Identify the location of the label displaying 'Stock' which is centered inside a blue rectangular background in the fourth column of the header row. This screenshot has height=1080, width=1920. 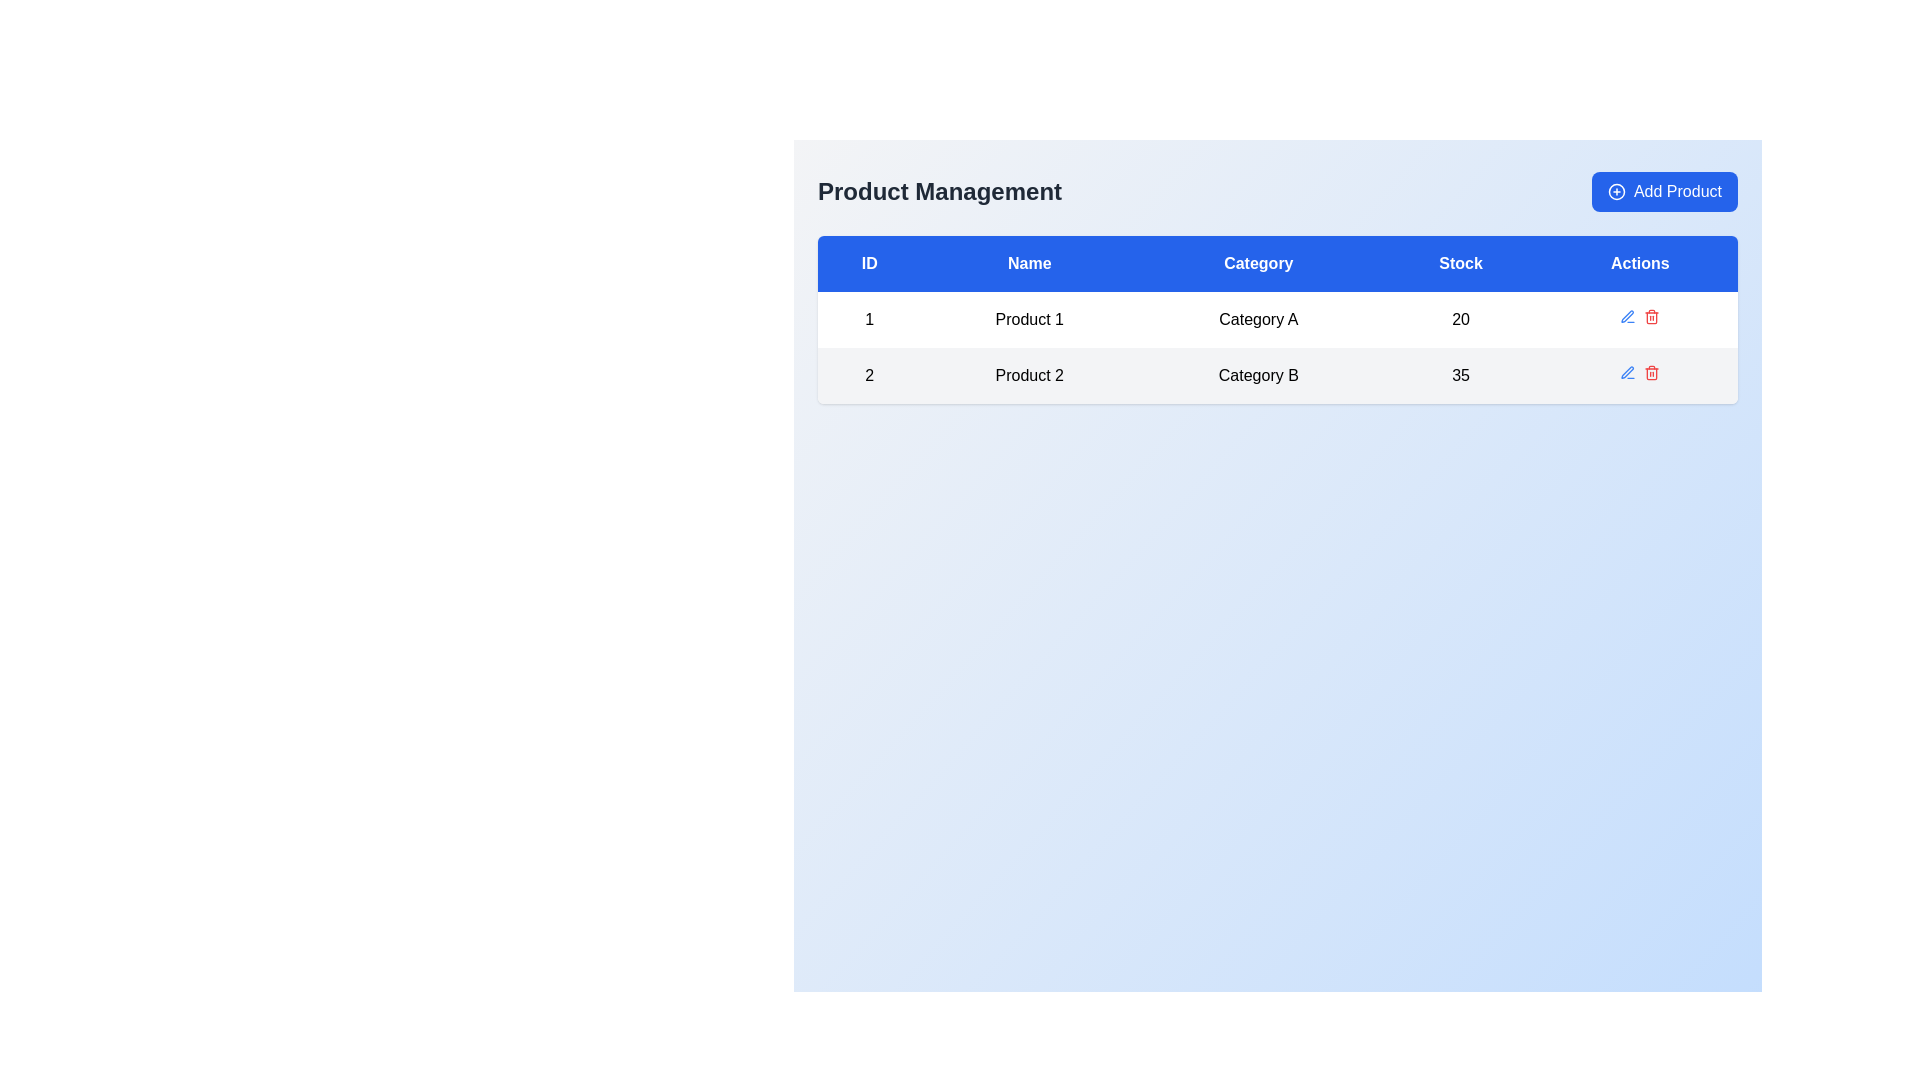
(1461, 262).